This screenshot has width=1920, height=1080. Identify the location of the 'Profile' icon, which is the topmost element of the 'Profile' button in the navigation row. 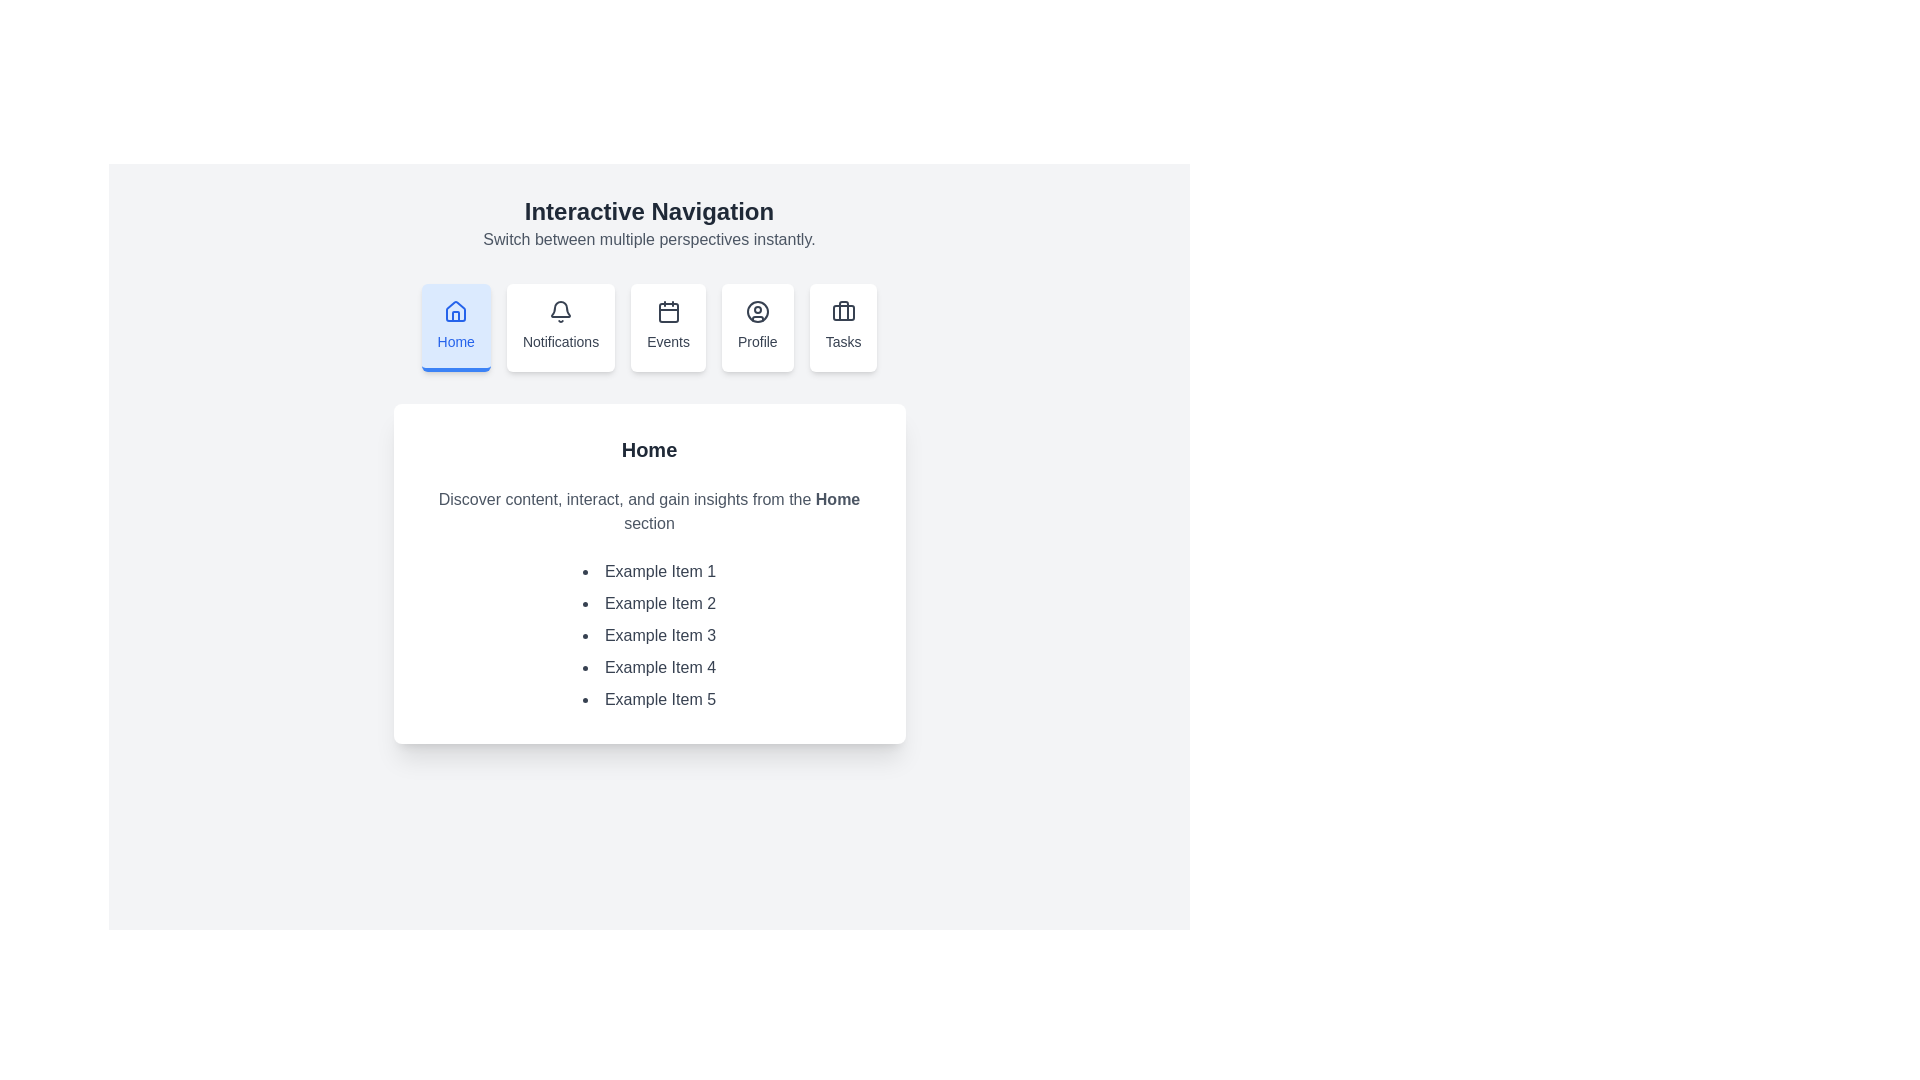
(756, 312).